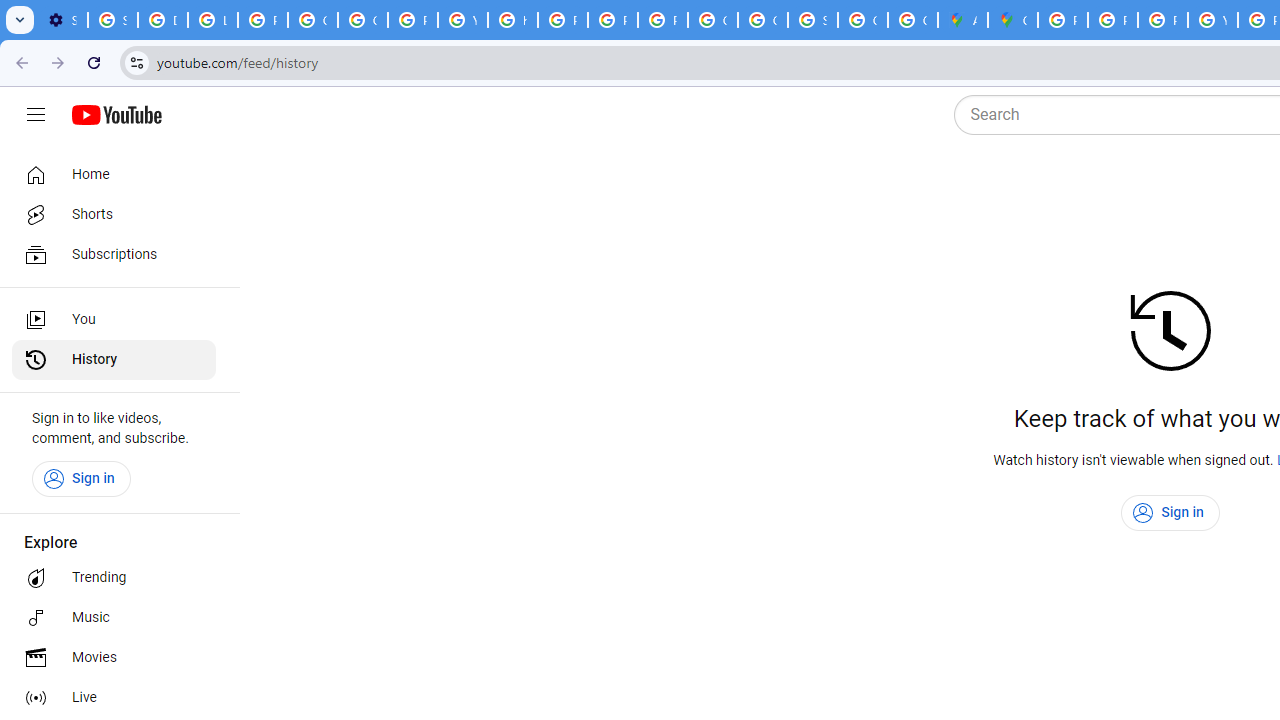 The width and height of the screenshot is (1280, 720). What do you see at coordinates (1211, 20) in the screenshot?
I see `'YouTube'` at bounding box center [1211, 20].